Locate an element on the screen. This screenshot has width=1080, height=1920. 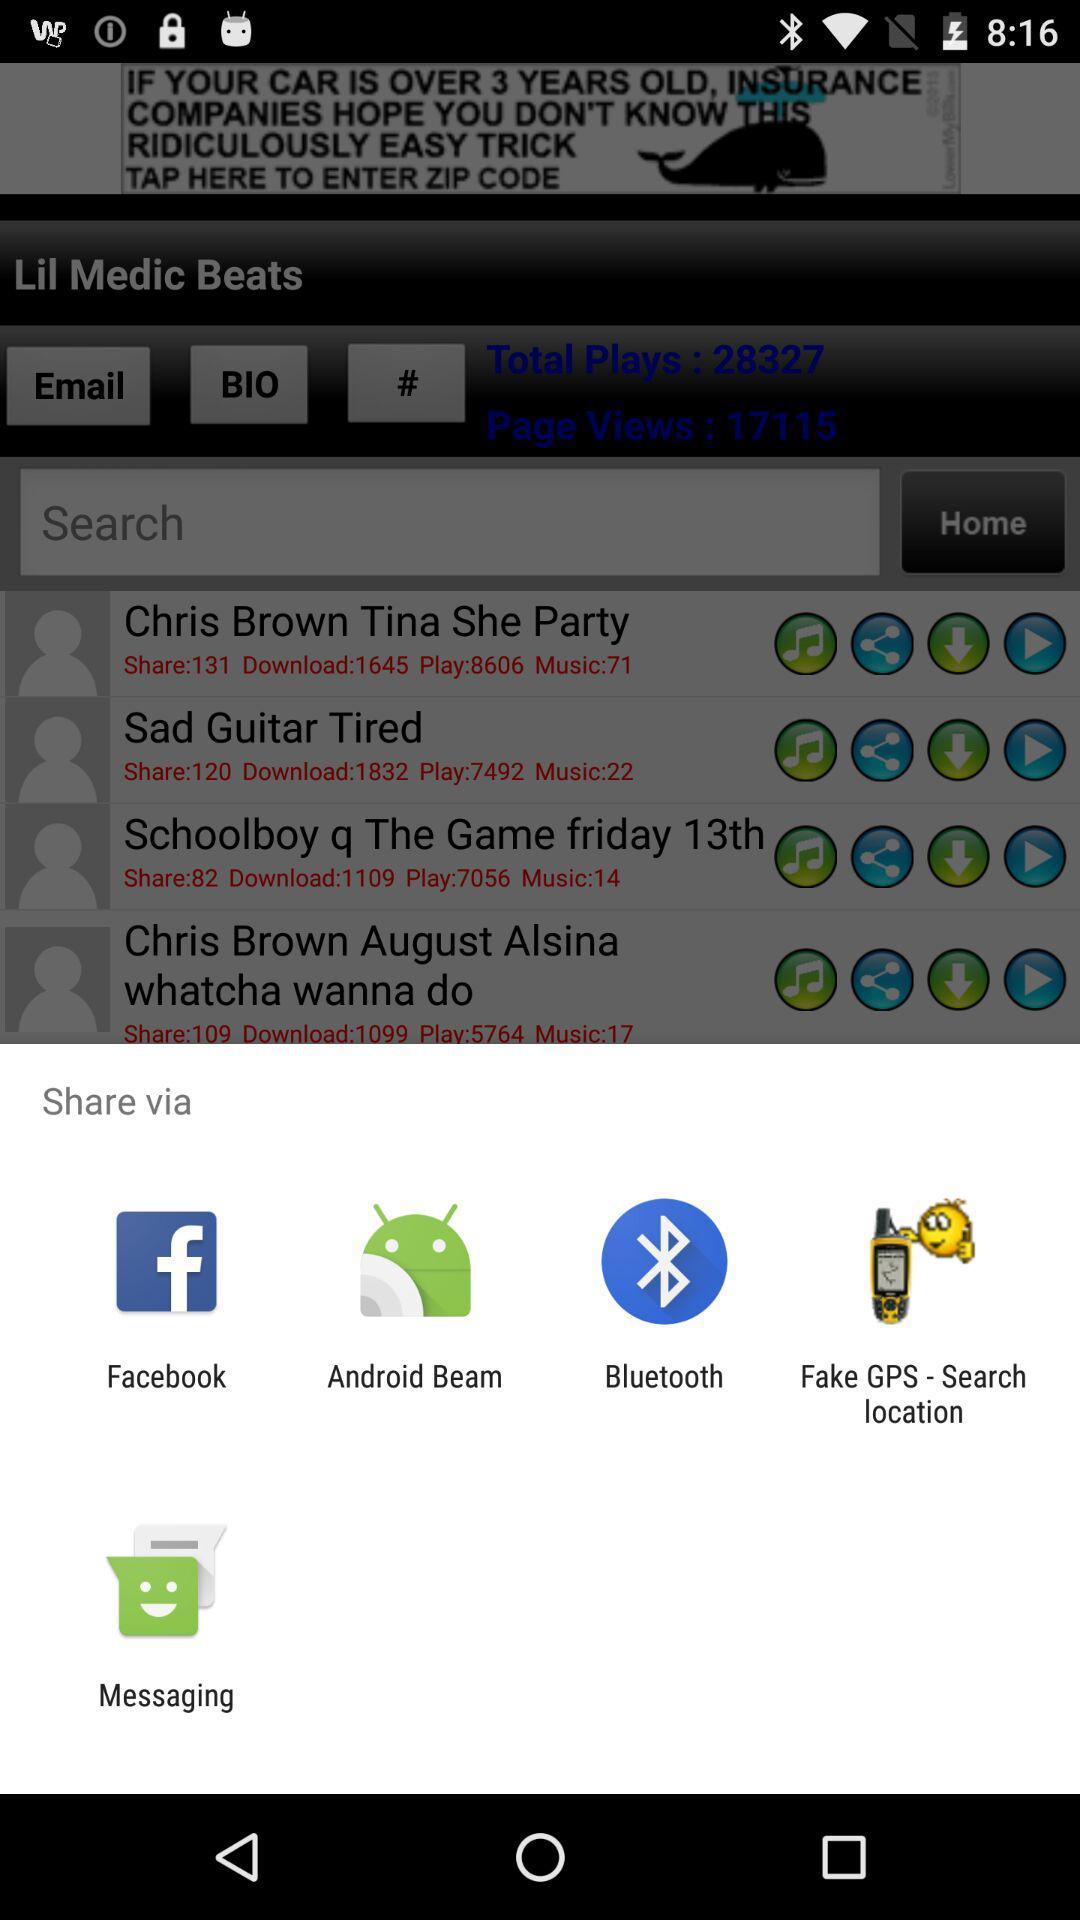
the app next to bluetooth item is located at coordinates (414, 1392).